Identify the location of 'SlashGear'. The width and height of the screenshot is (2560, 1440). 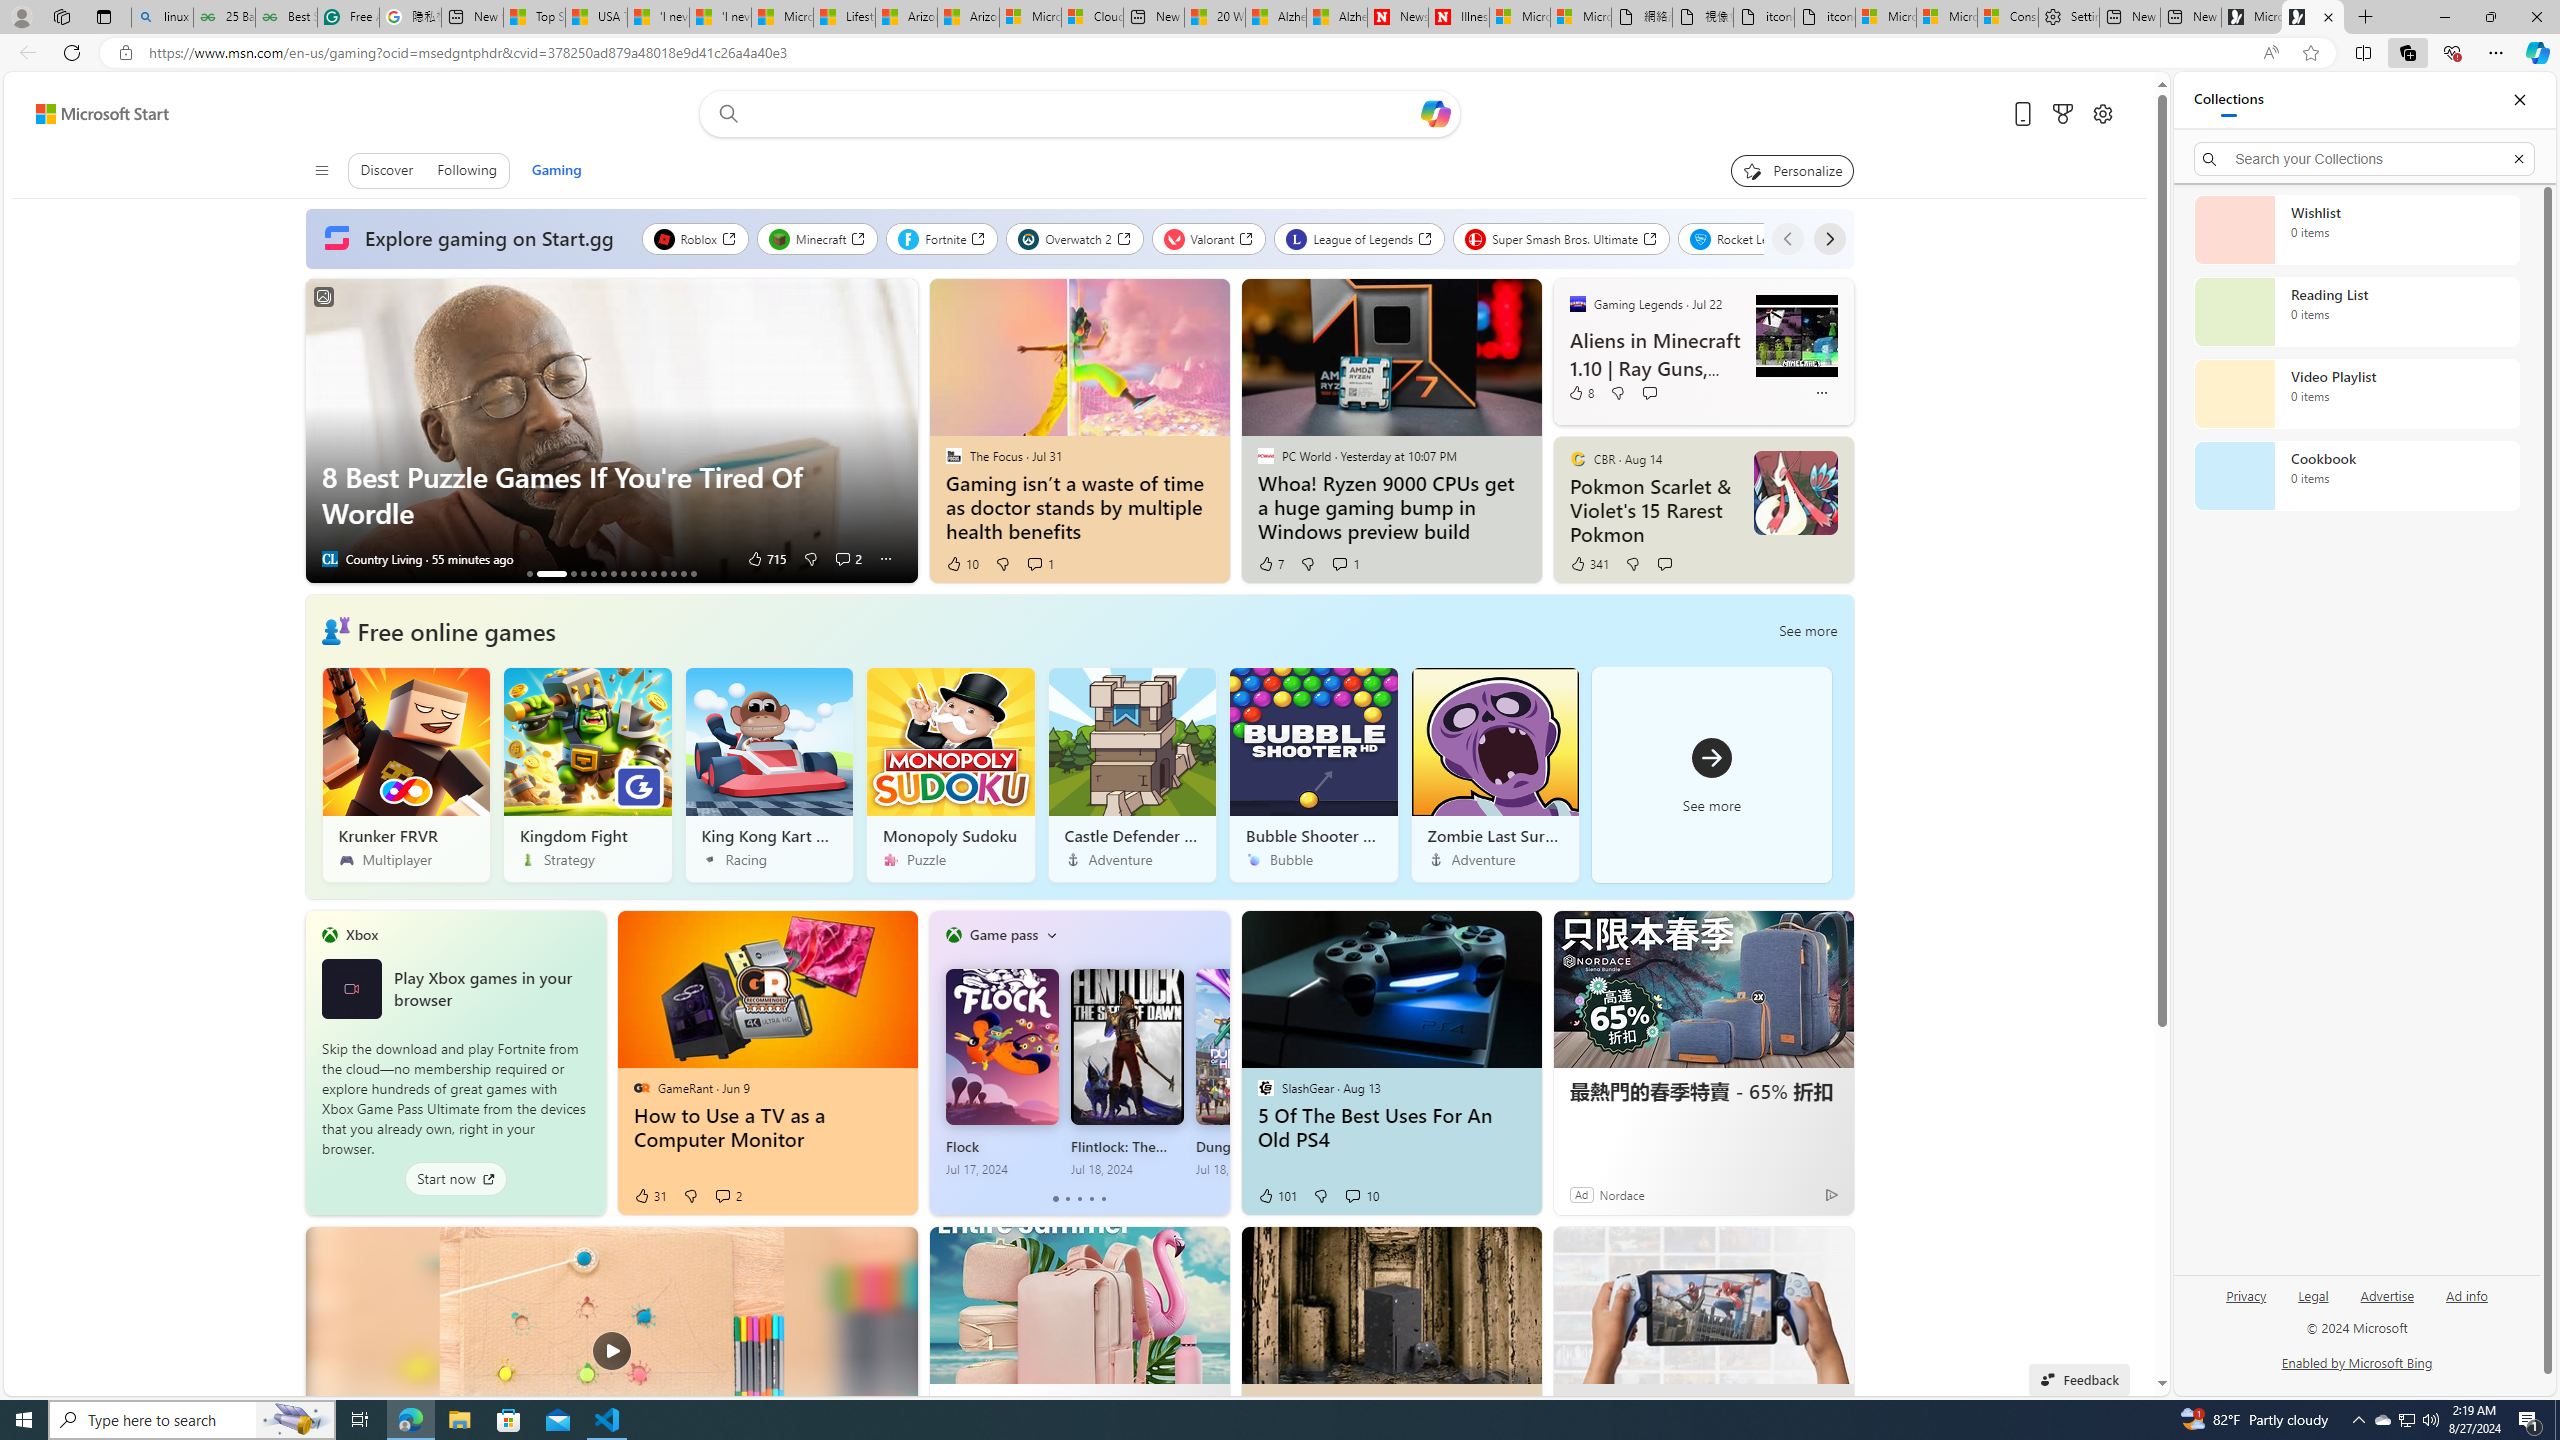
(1264, 1087).